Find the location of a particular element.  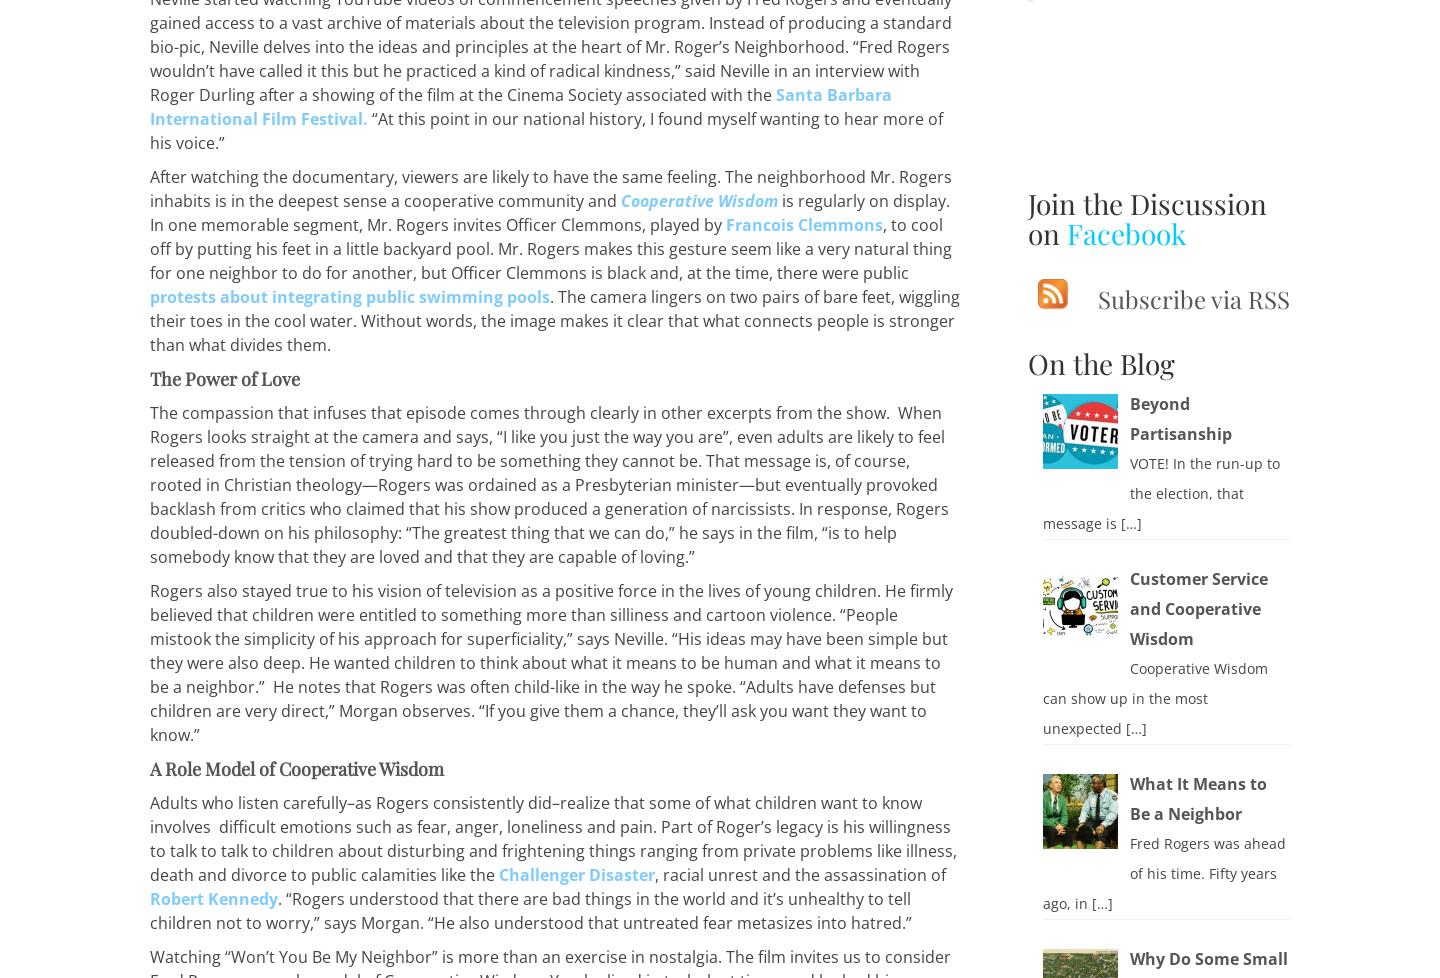

'Customer Service and Cooperative Wisdom' is located at coordinates (1197, 608).